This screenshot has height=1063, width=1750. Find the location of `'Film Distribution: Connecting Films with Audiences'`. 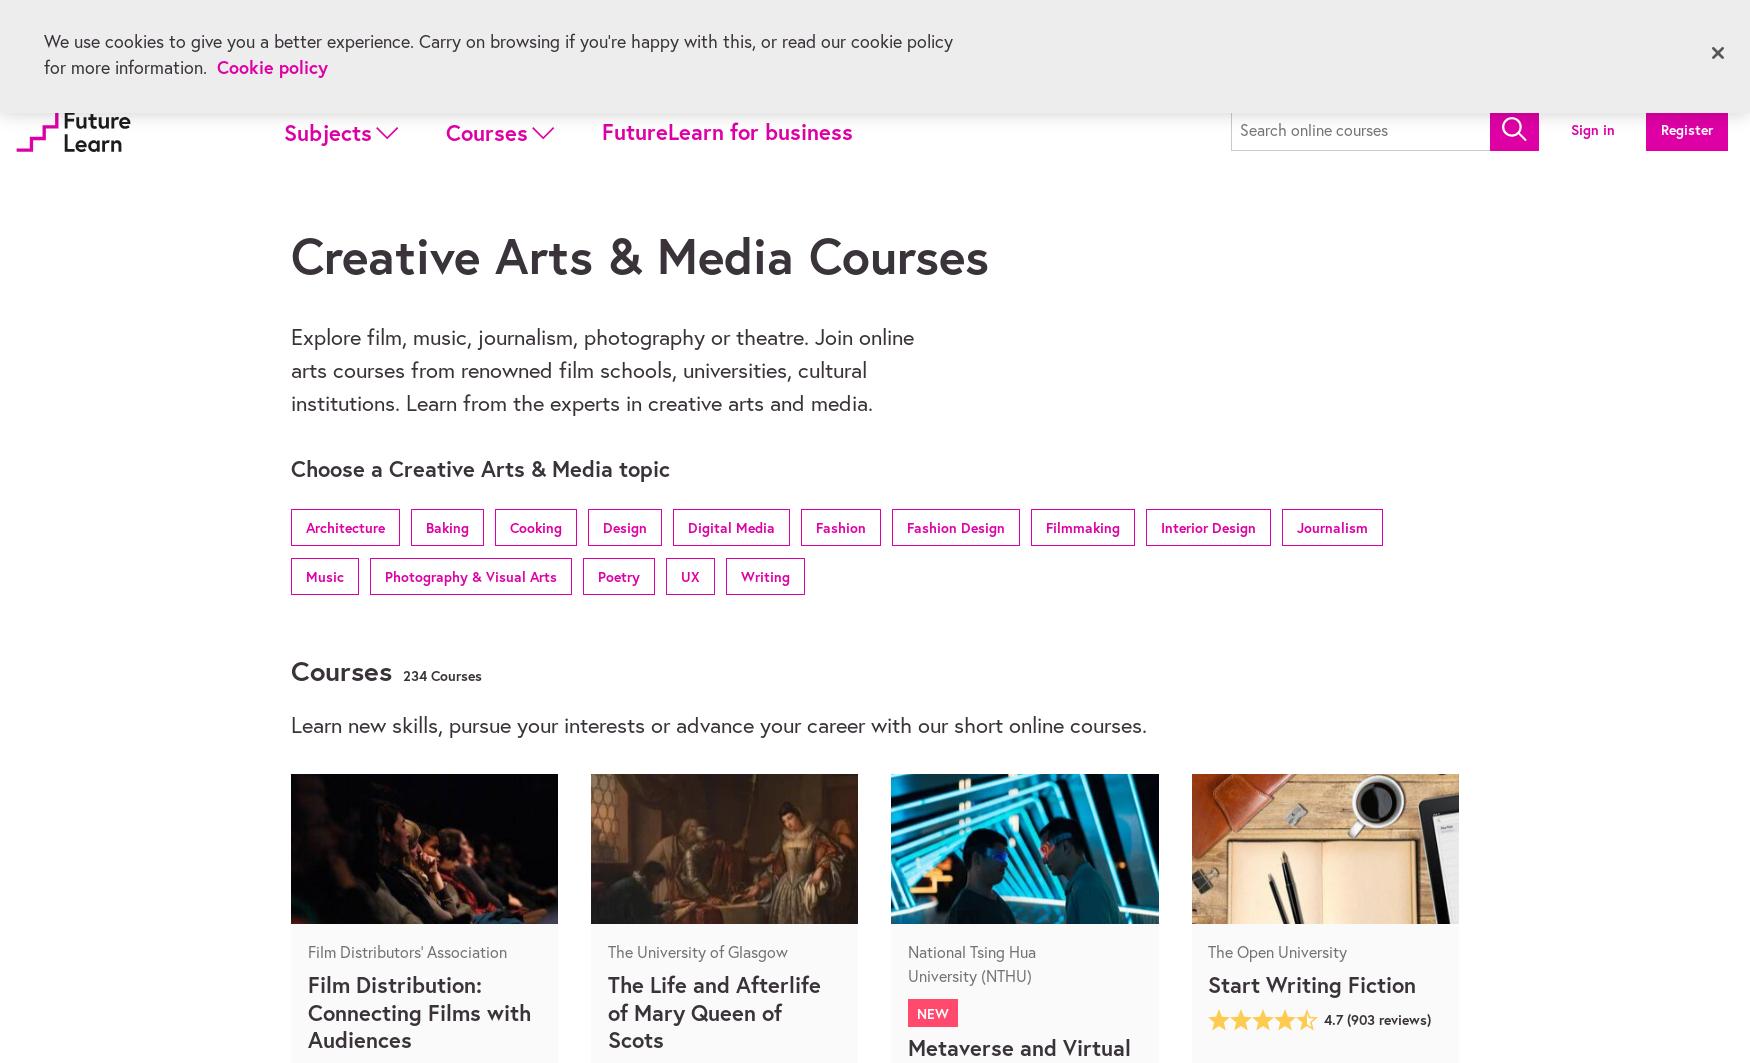

'Film Distribution: Connecting Films with Audiences' is located at coordinates (417, 1010).